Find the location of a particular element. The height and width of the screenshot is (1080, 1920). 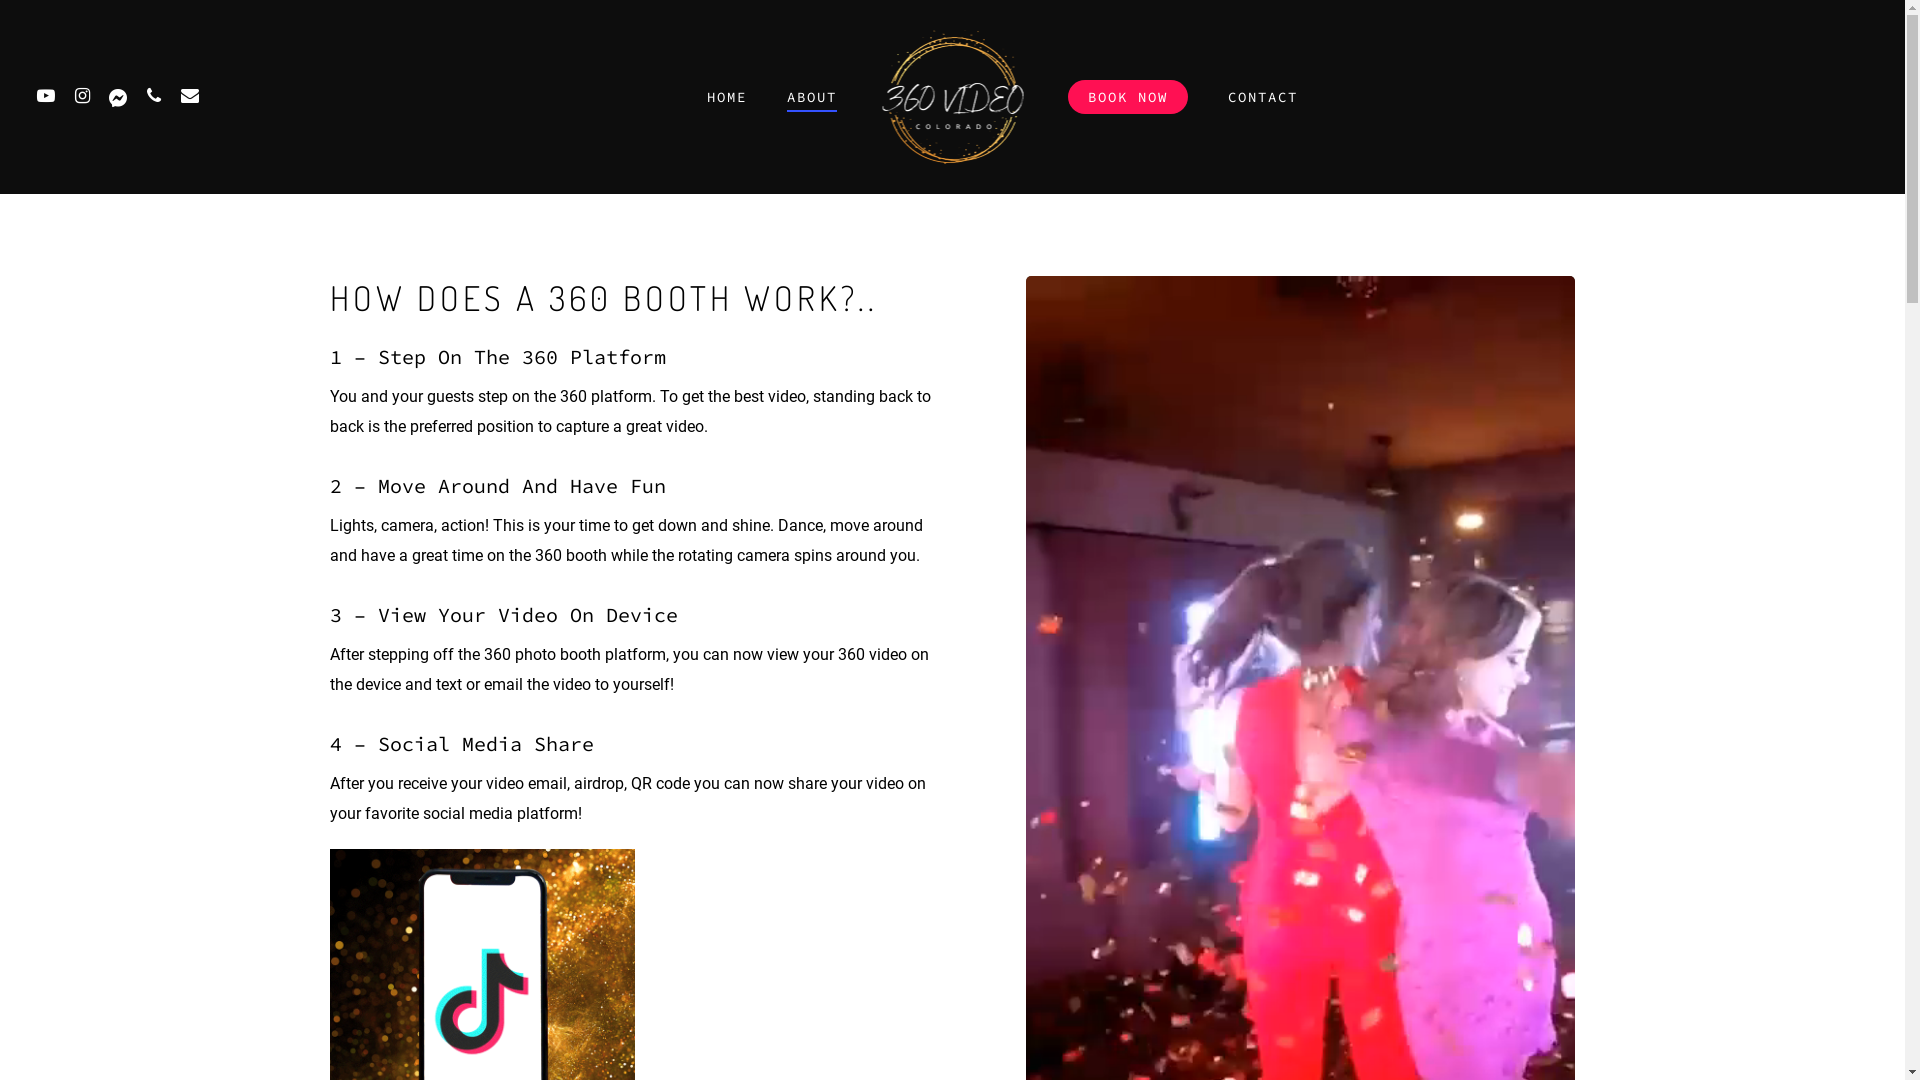

'EMAIL' is located at coordinates (190, 96).